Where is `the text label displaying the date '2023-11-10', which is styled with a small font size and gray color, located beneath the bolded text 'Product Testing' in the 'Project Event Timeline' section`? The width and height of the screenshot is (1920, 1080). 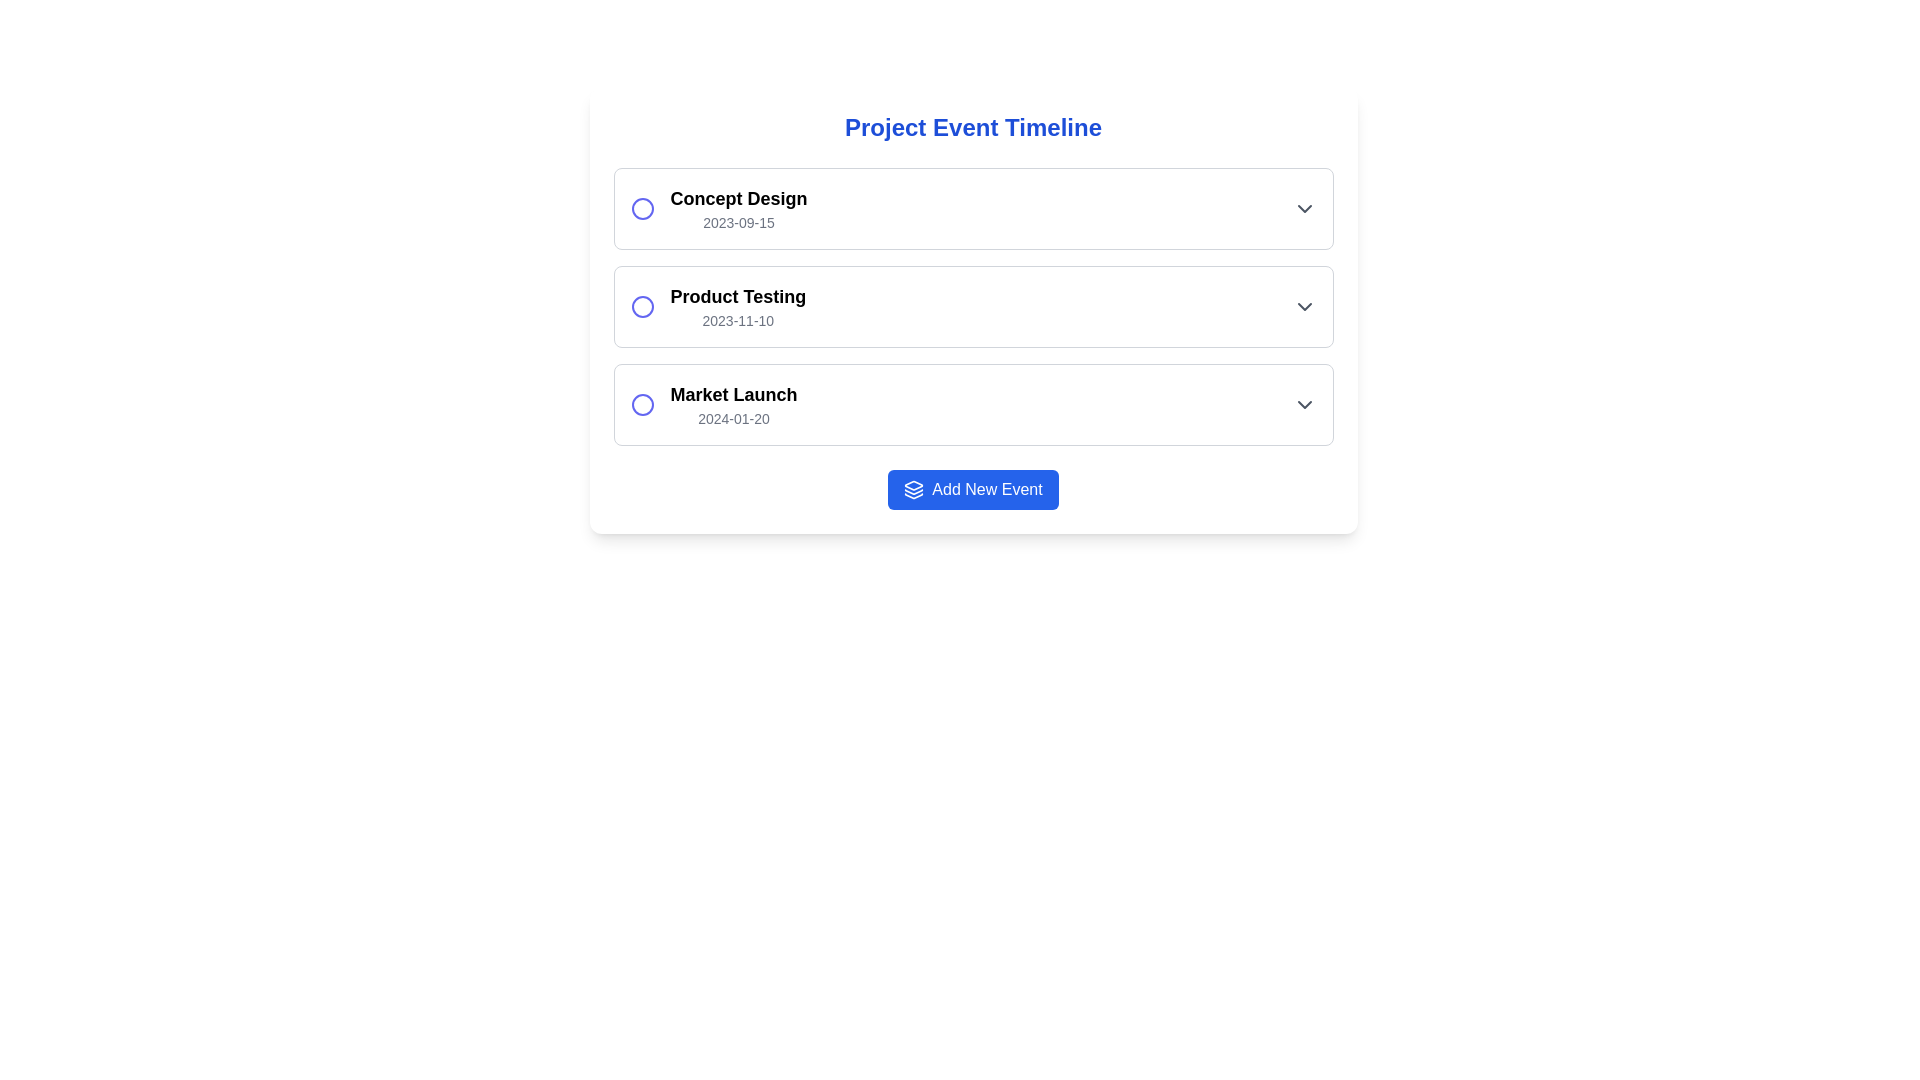 the text label displaying the date '2023-11-10', which is styled with a small font size and gray color, located beneath the bolded text 'Product Testing' in the 'Project Event Timeline' section is located at coordinates (737, 319).